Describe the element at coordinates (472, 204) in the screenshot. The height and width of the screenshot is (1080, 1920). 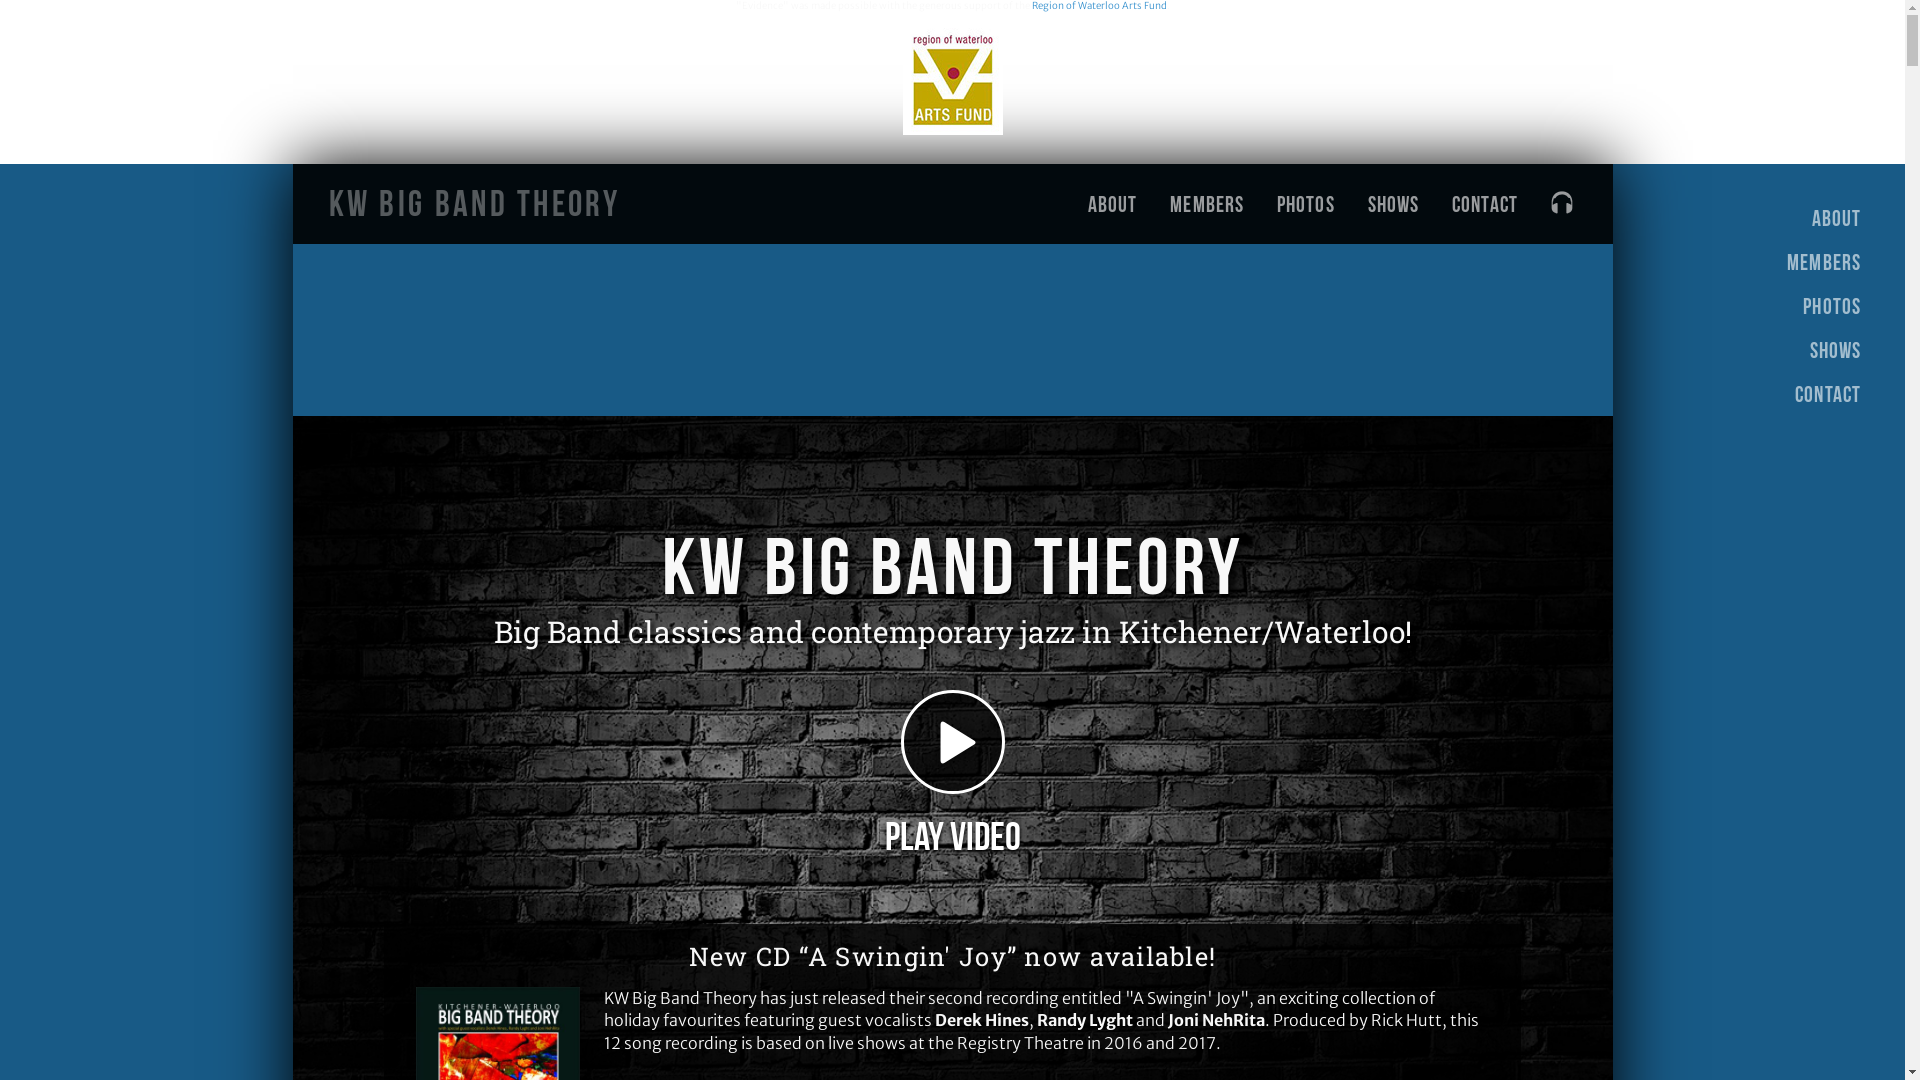
I see `'KW Big Band Theory'` at that location.